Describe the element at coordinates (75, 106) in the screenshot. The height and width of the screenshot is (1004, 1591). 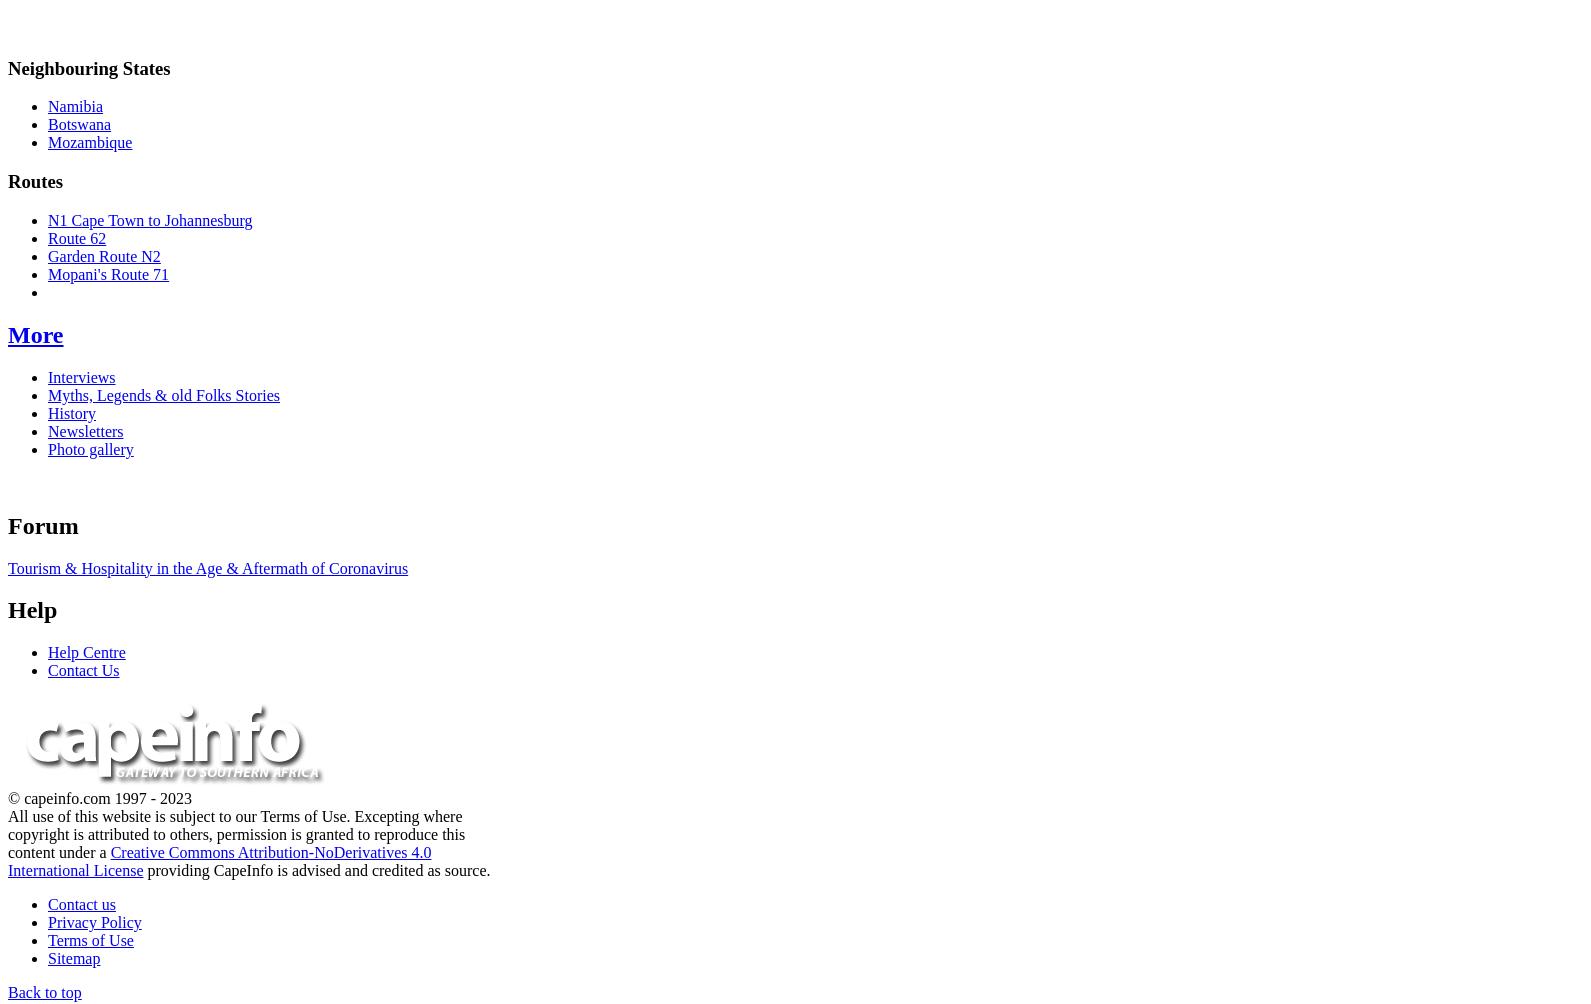
I see `'Namibia'` at that location.